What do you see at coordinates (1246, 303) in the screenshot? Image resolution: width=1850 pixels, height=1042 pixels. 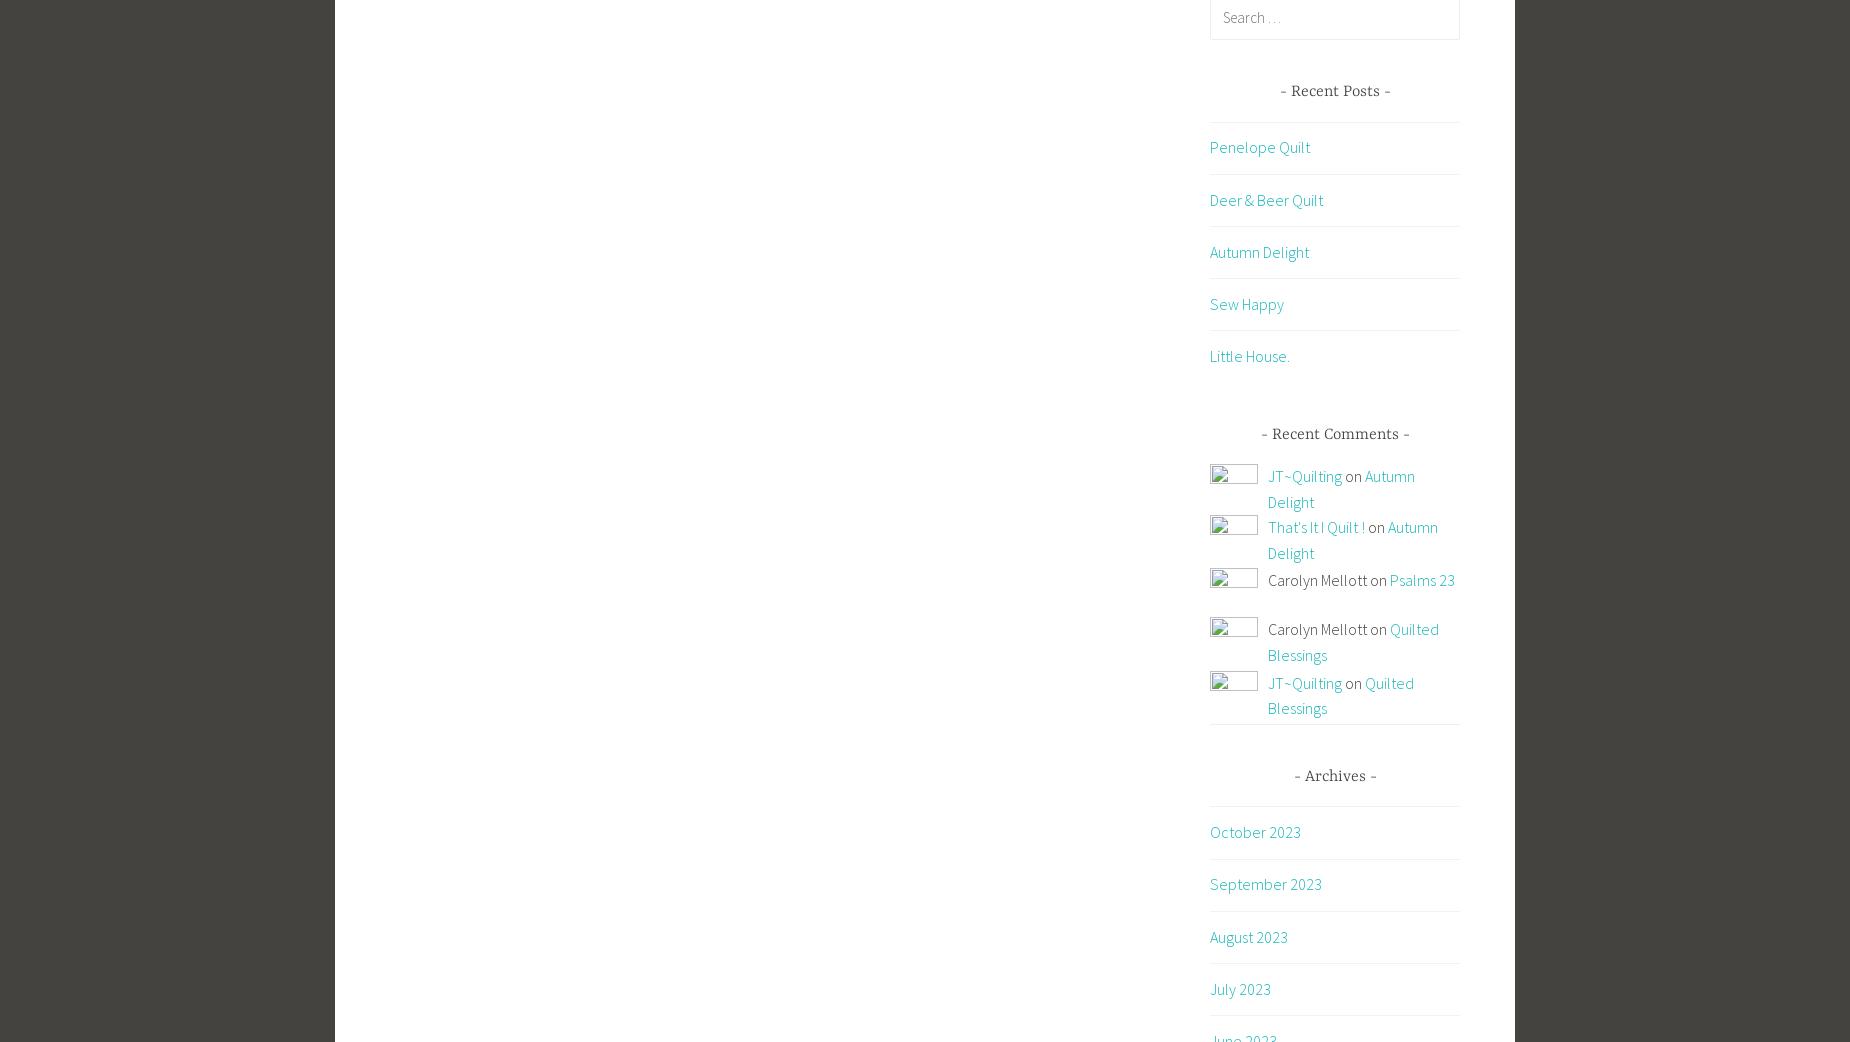 I see `'Sew Happy'` at bounding box center [1246, 303].